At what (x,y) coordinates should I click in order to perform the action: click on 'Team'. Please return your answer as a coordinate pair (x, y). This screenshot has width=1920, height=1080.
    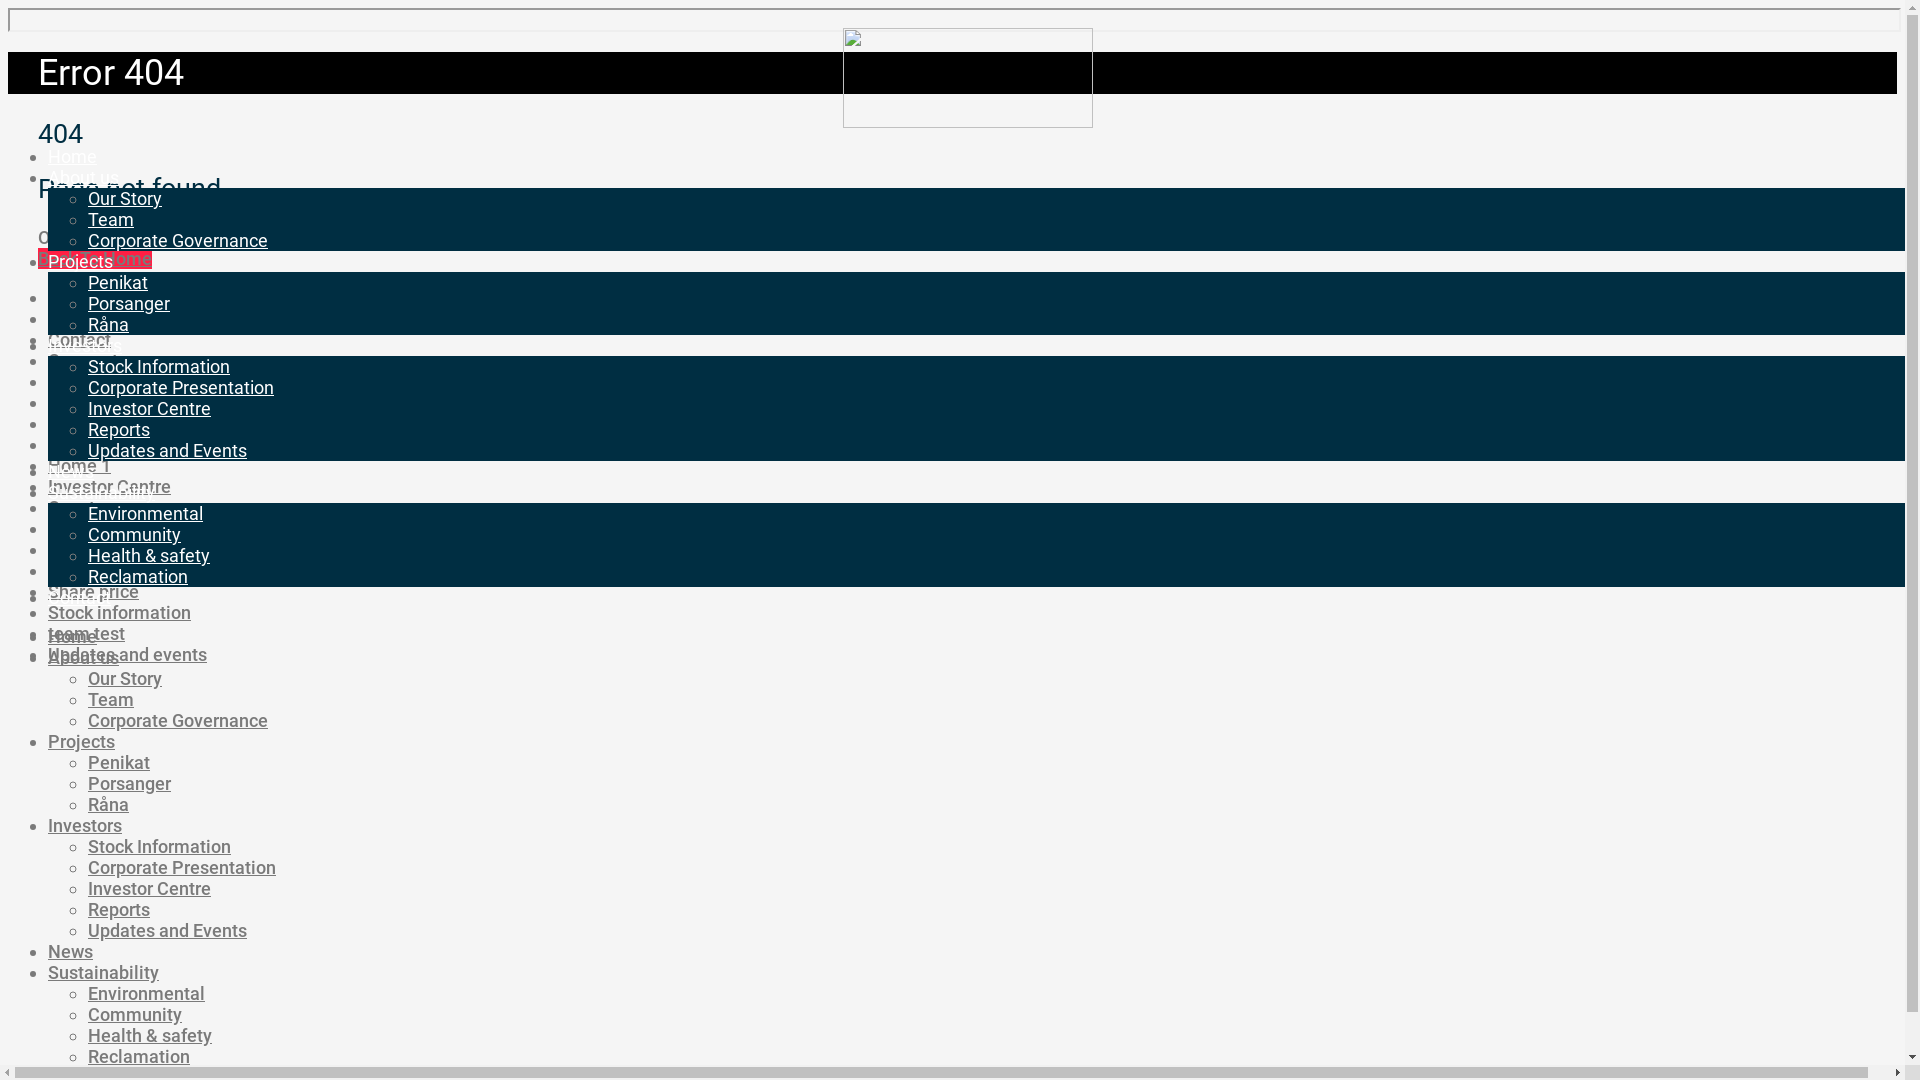
    Looking at the image, I should click on (86, 219).